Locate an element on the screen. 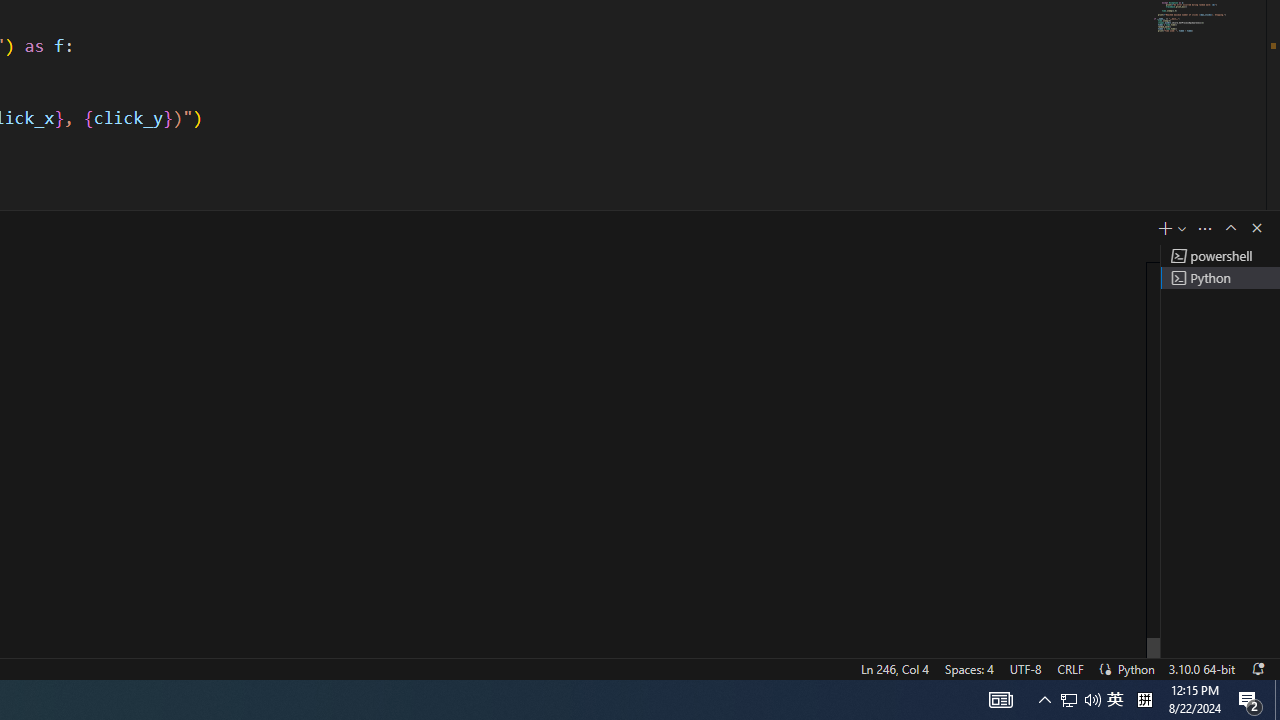  'Views and More Actions...' is located at coordinates (1204, 227).